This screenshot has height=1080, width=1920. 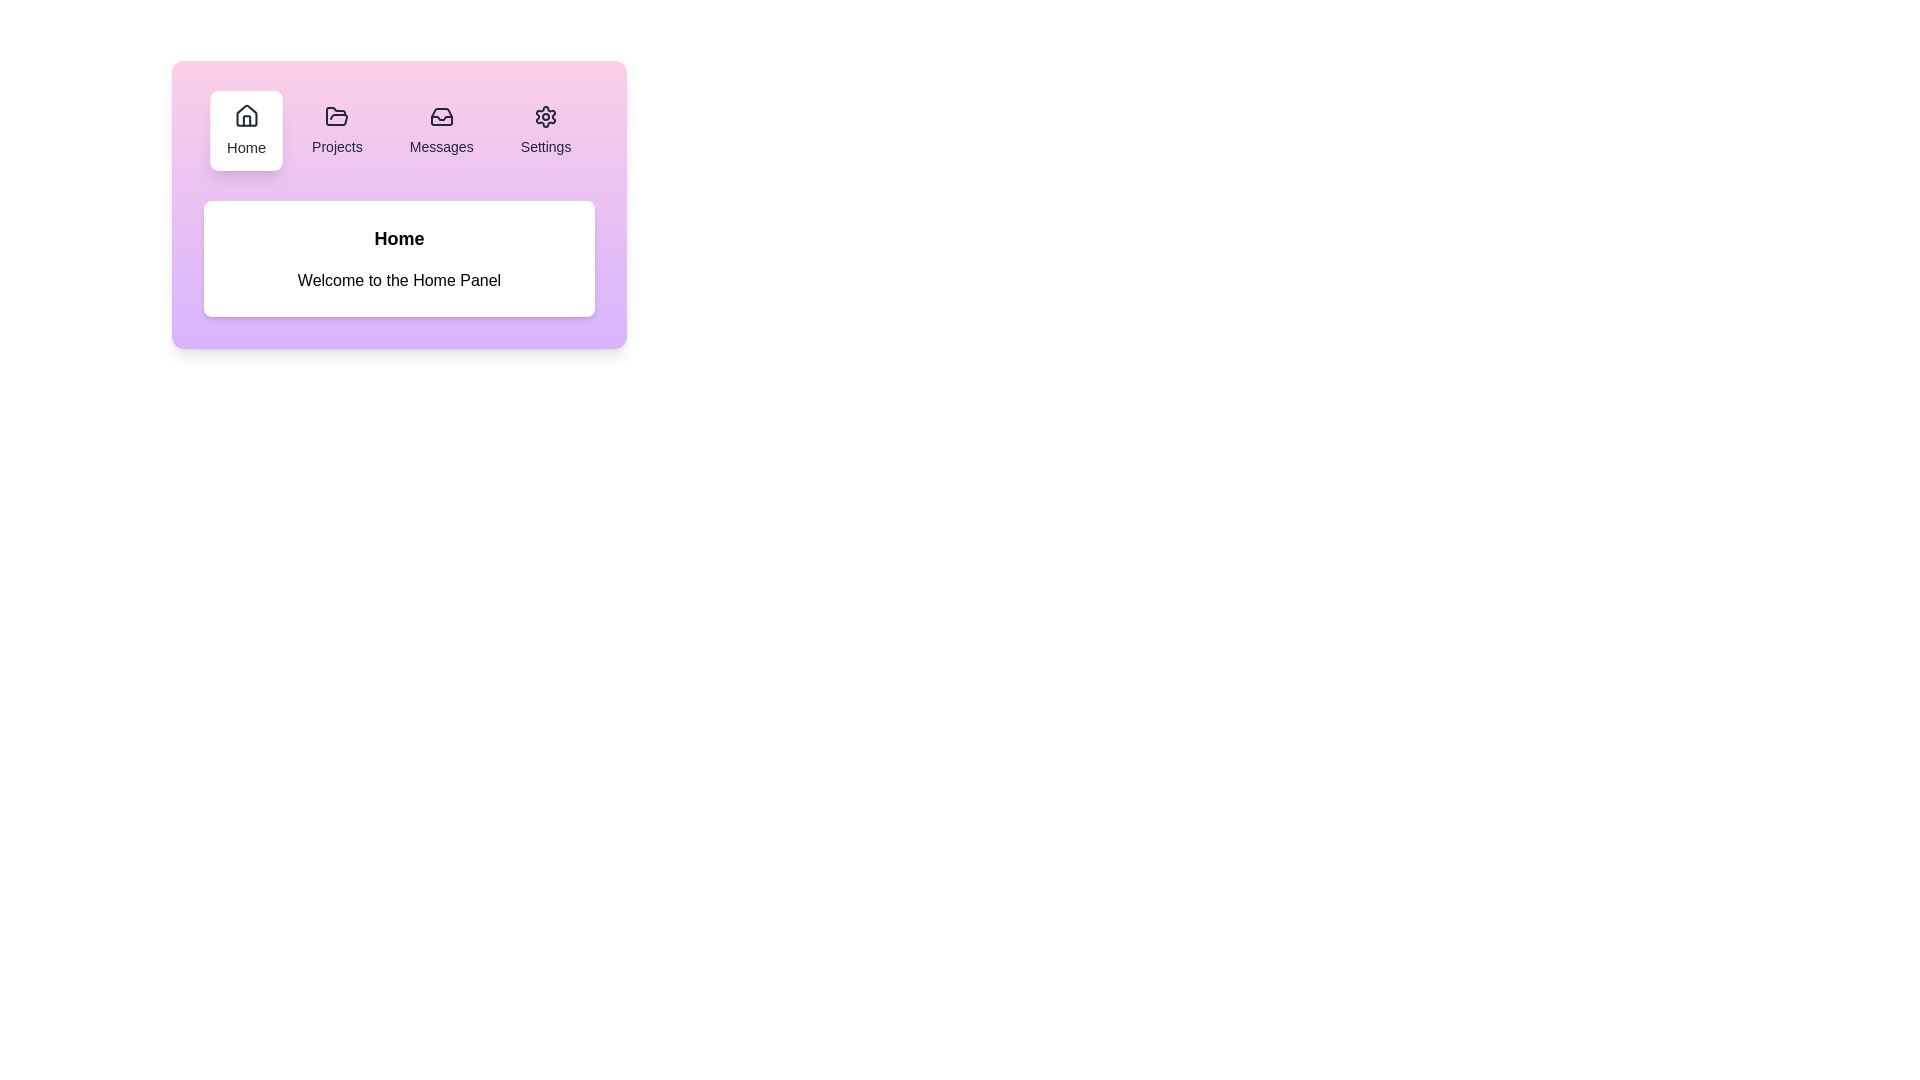 I want to click on the graphical icon representing the 'Messages' section located in the menu bar, specifically within the third button labeled 'Messages', positioned just above the text label, so click(x=440, y=116).